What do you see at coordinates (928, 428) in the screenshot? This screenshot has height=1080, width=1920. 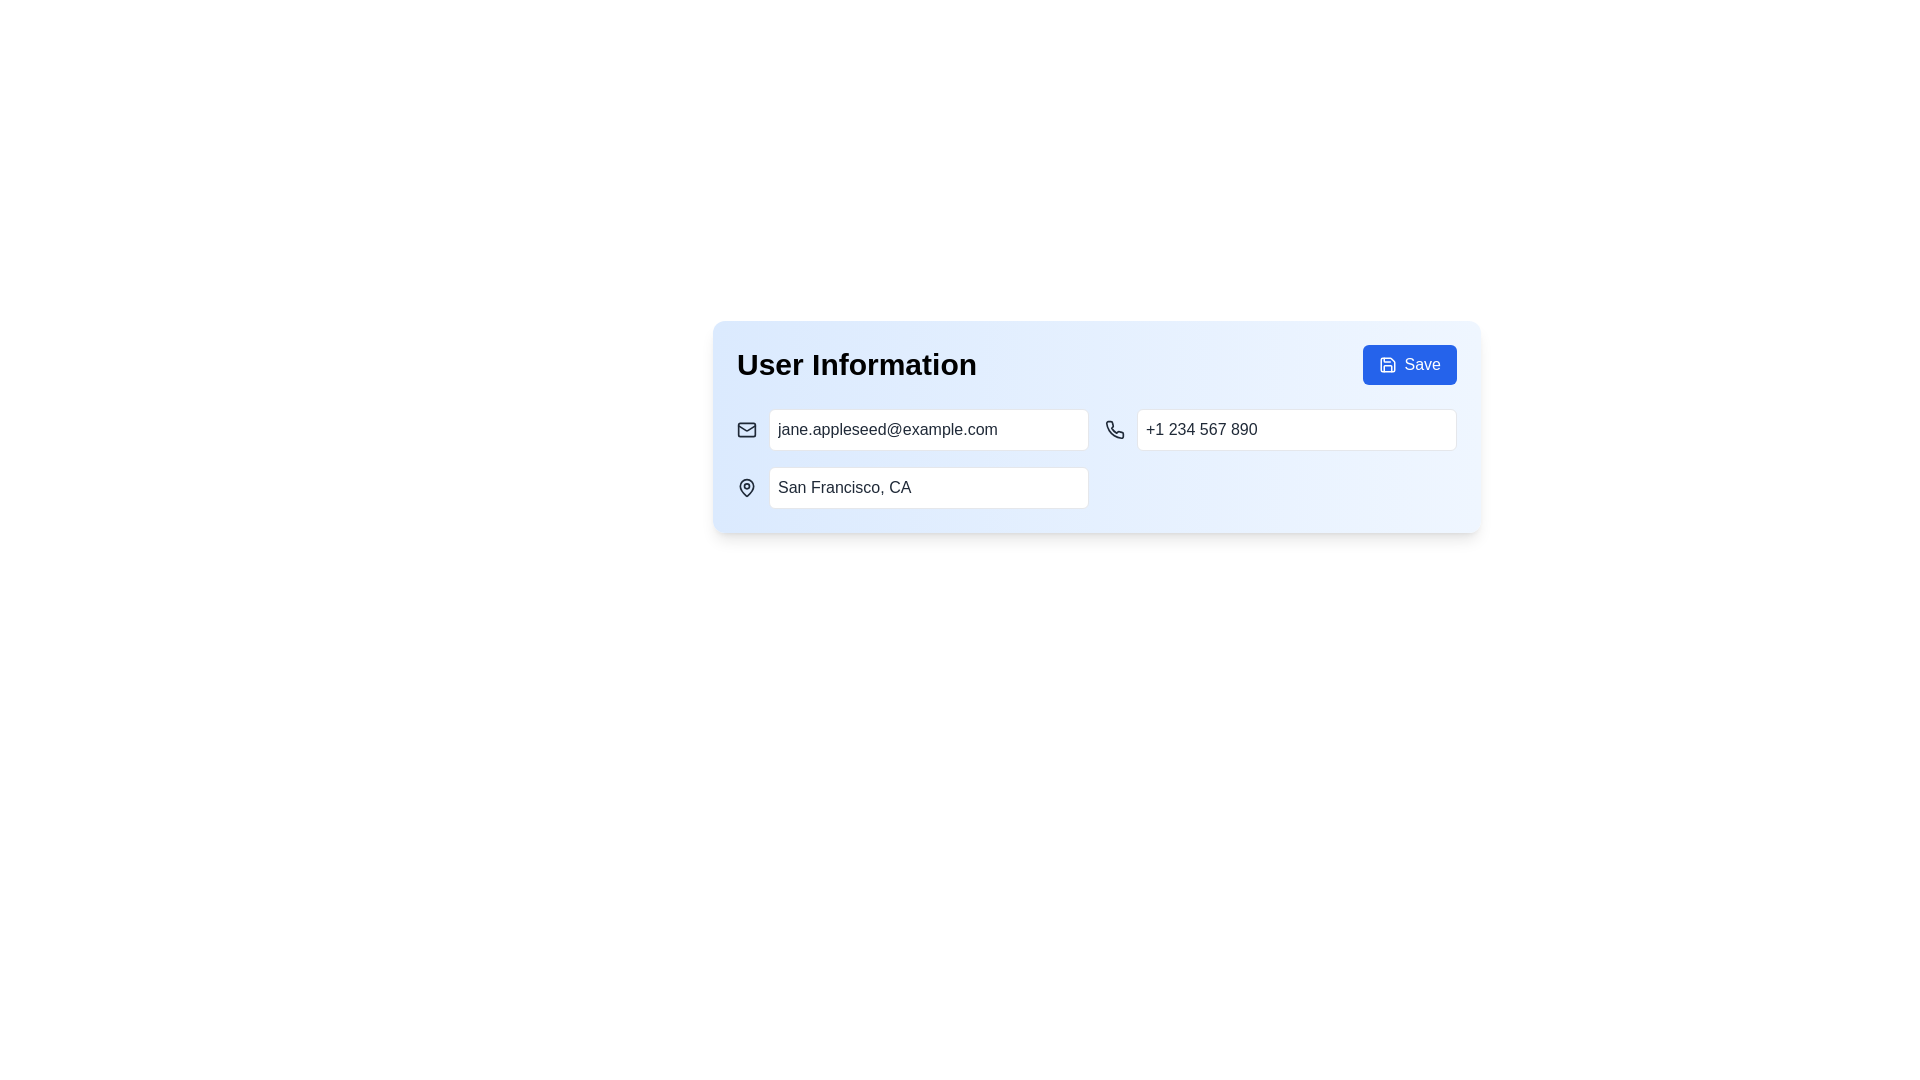 I see `the email input field` at bounding box center [928, 428].